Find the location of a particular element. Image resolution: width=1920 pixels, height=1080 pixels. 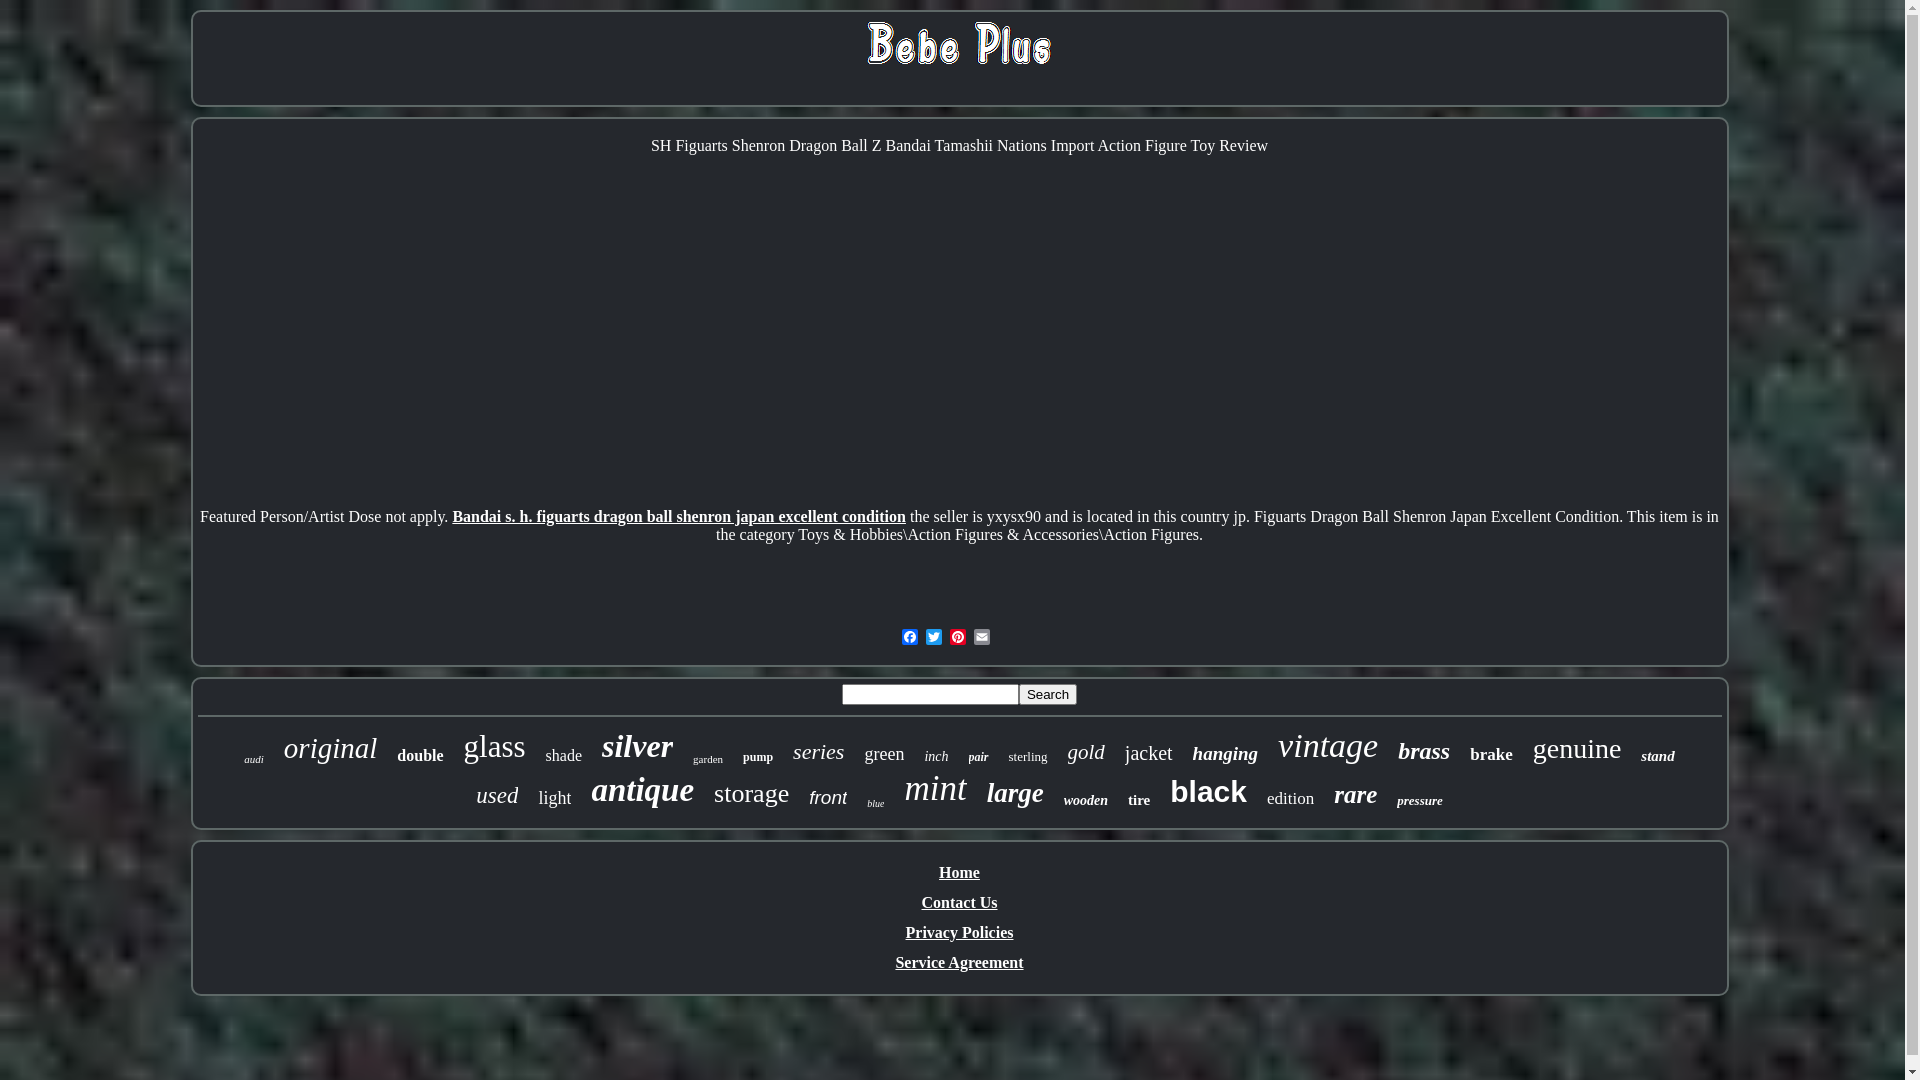

'brass' is located at coordinates (1396, 751).